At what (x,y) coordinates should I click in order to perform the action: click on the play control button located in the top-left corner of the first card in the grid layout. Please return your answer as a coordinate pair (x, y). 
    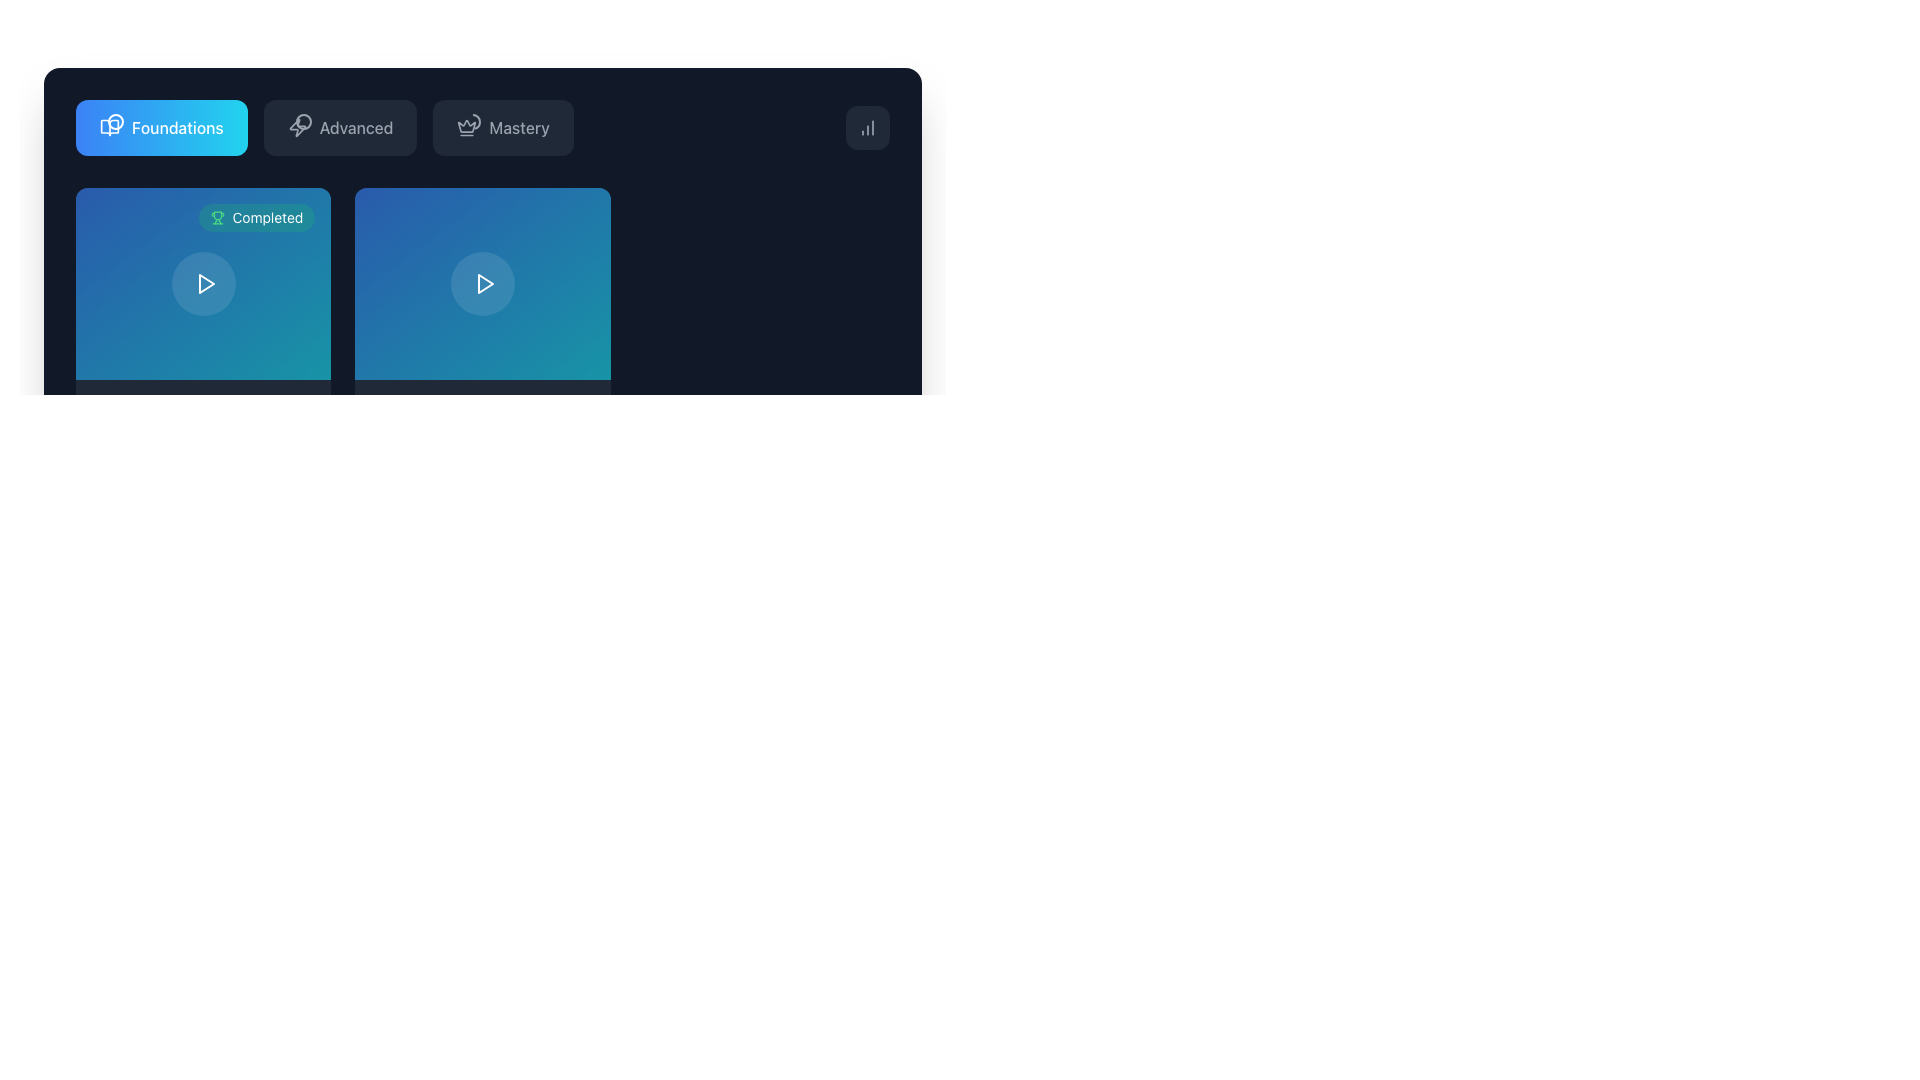
    Looking at the image, I should click on (203, 284).